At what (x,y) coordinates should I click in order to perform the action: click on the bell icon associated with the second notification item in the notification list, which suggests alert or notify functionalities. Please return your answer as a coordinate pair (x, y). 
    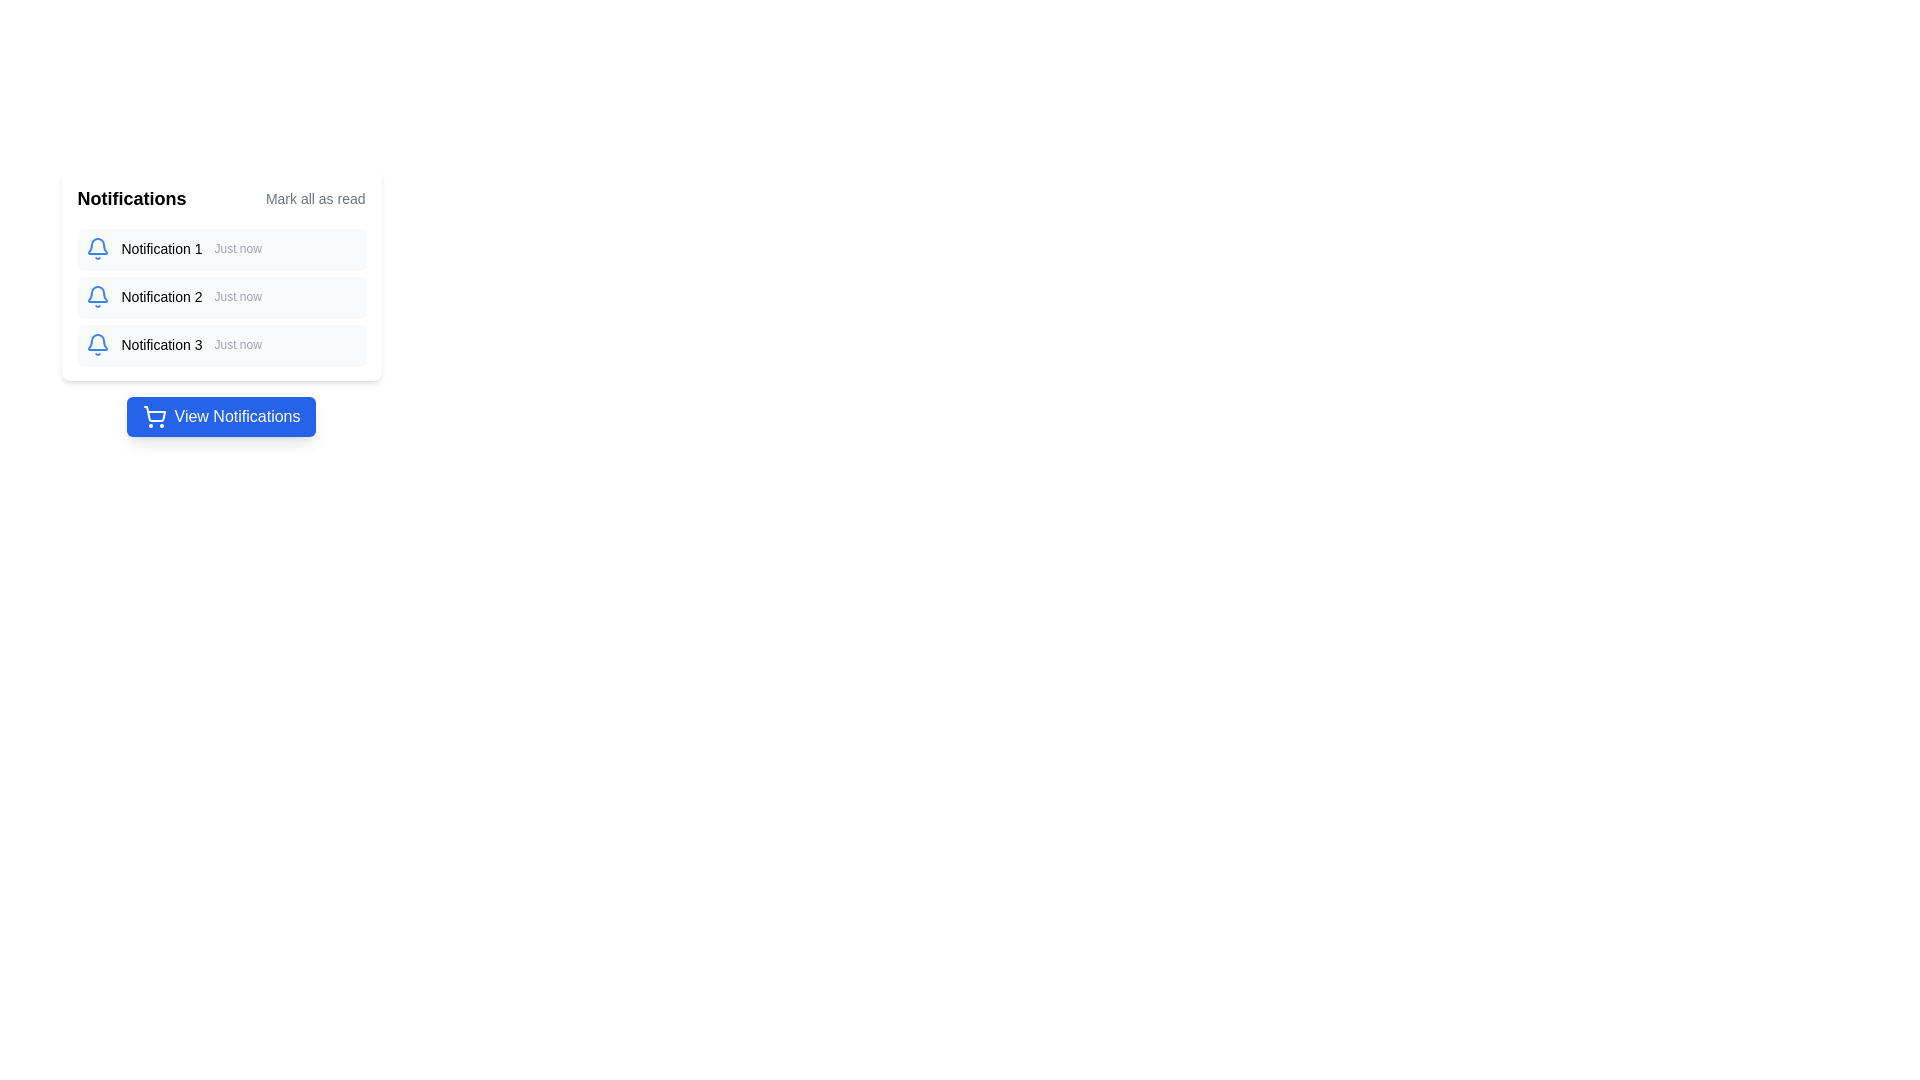
    Looking at the image, I should click on (96, 294).